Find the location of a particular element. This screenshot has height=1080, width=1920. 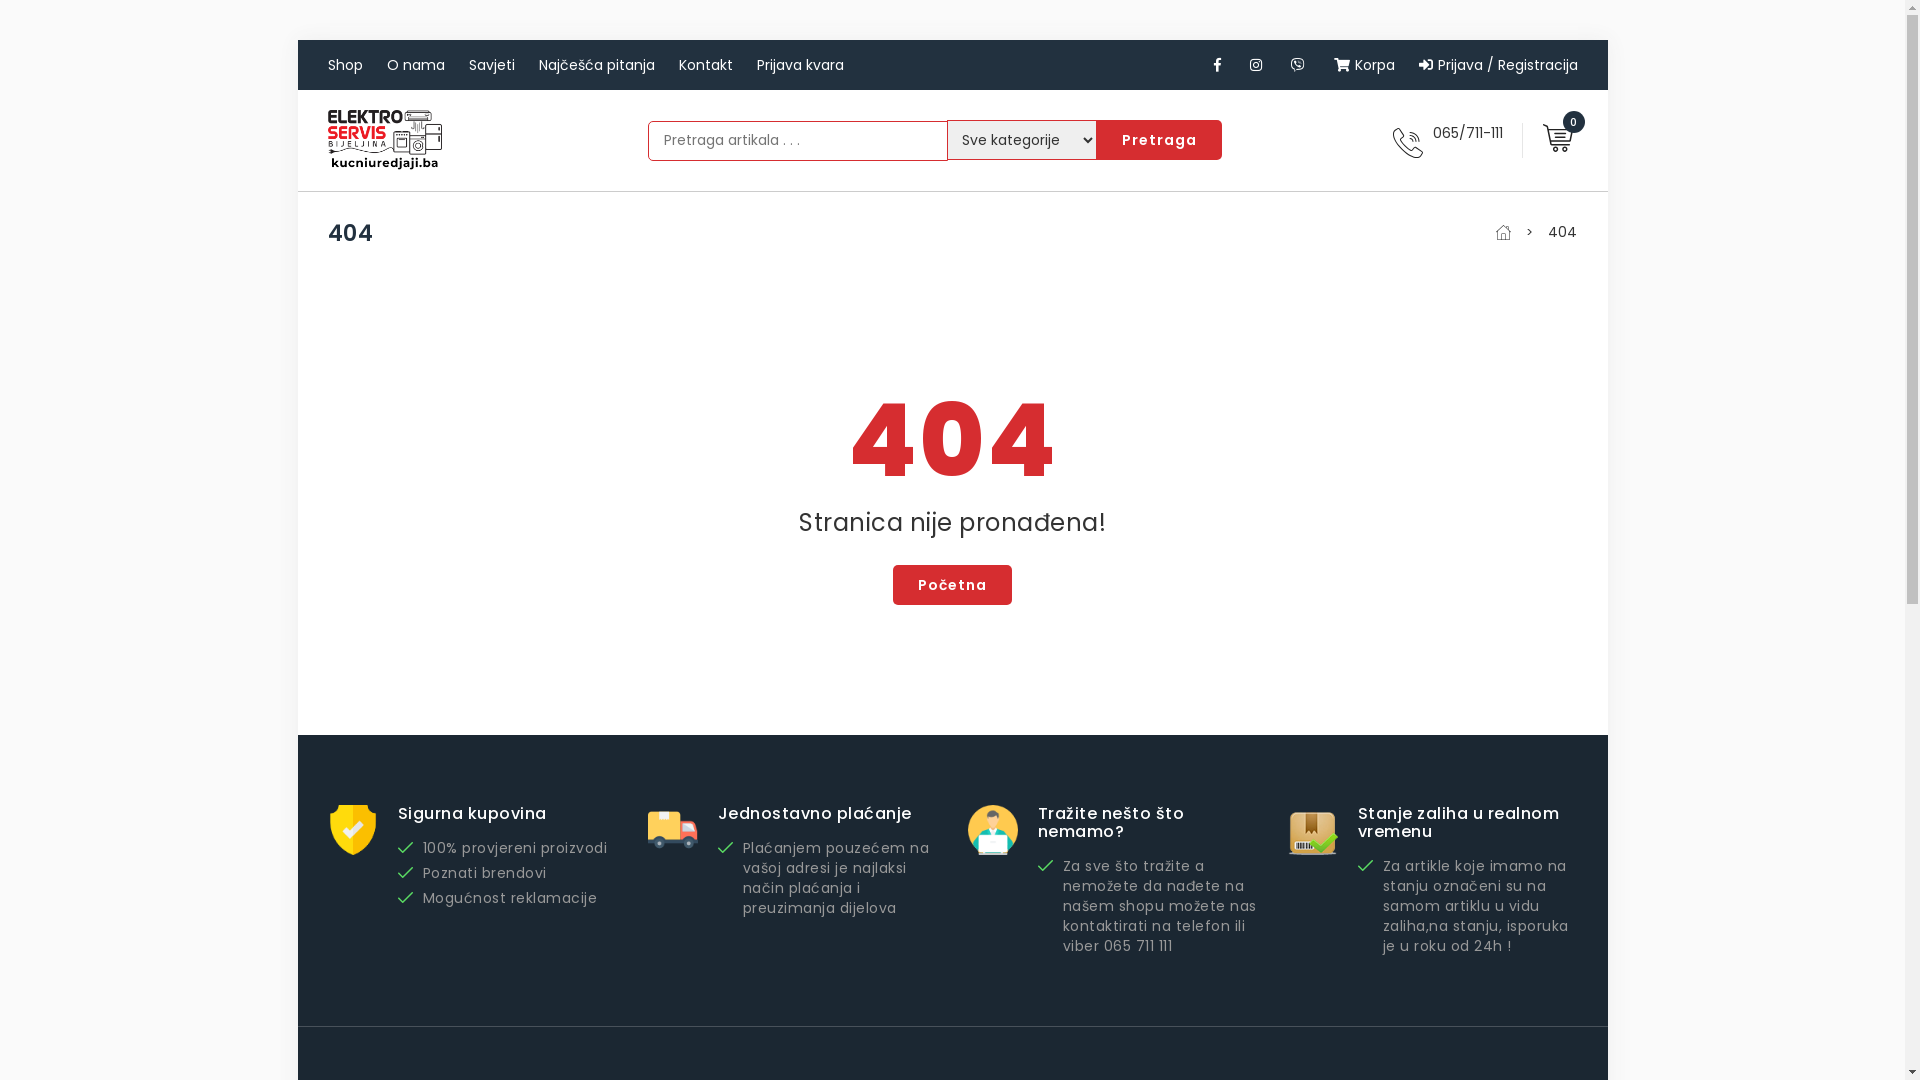

'065/711-111' is located at coordinates (1467, 132).